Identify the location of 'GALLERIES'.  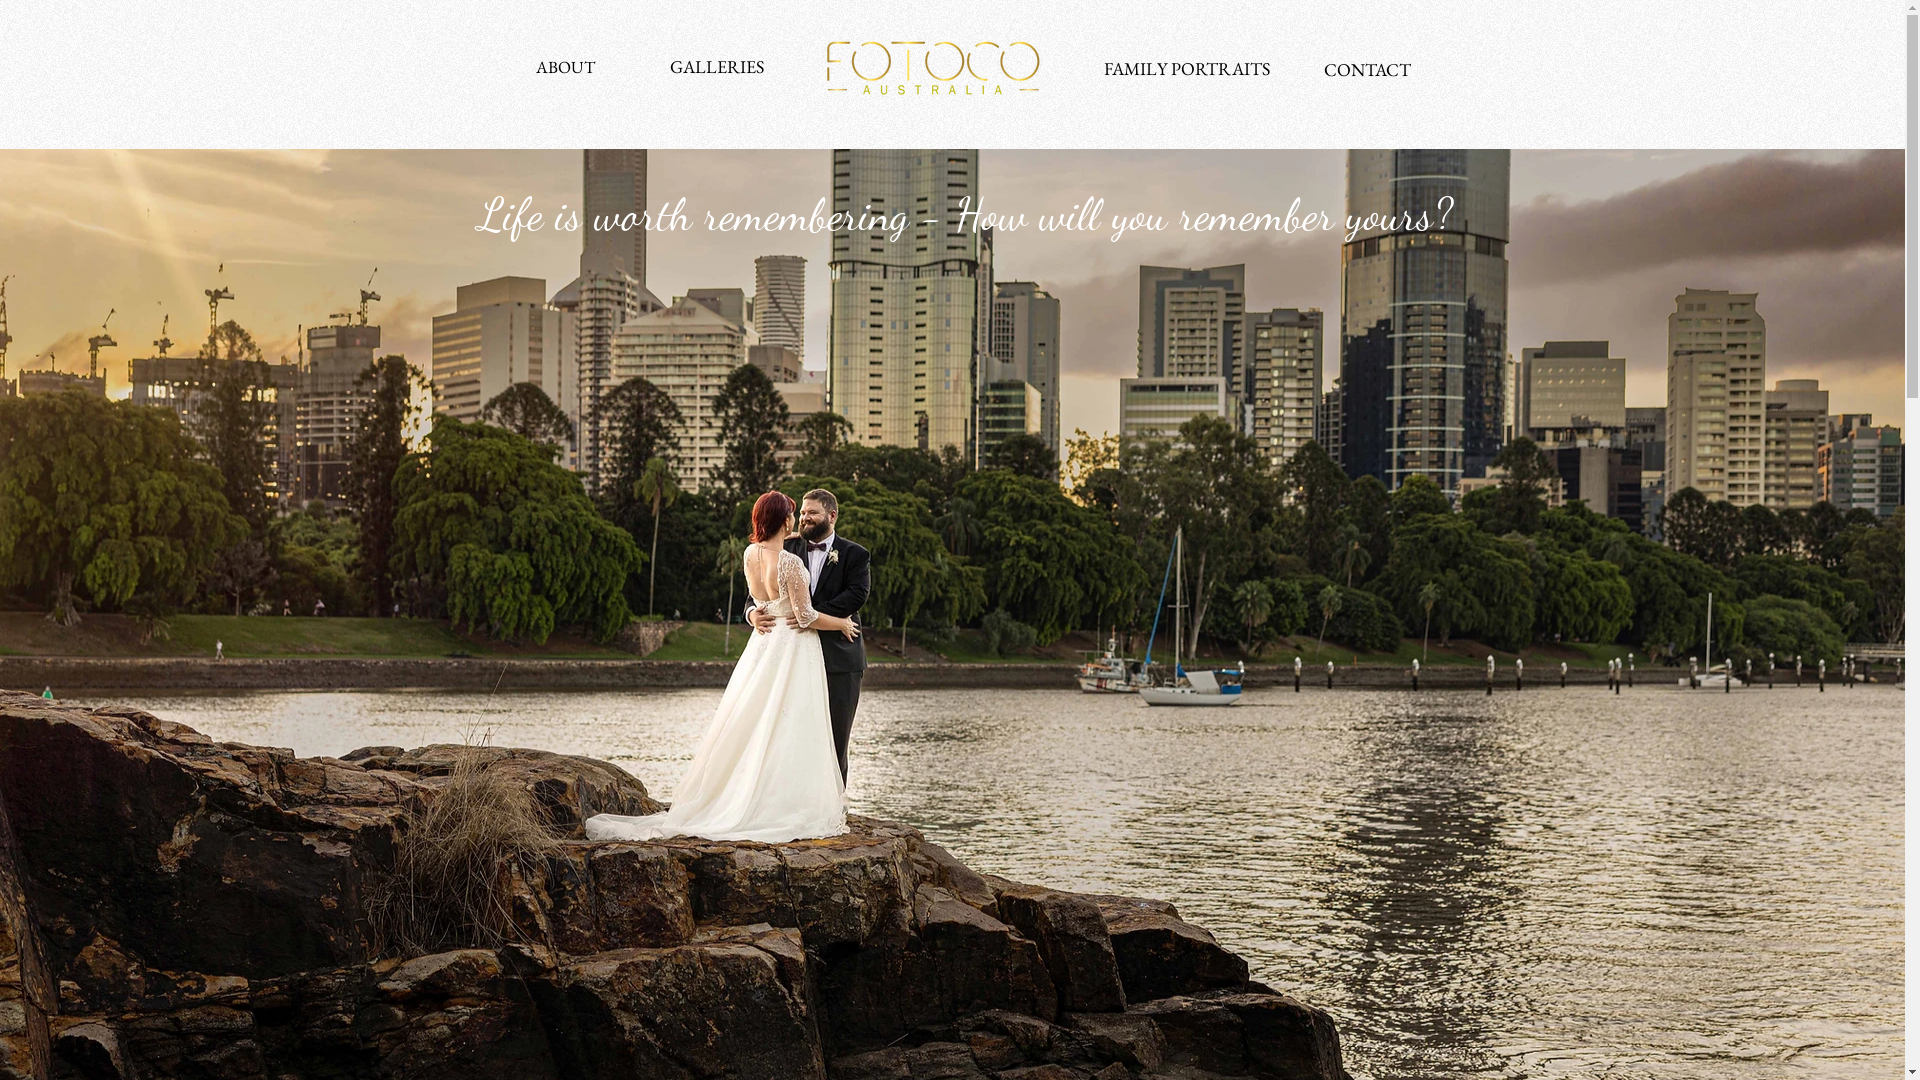
(670, 65).